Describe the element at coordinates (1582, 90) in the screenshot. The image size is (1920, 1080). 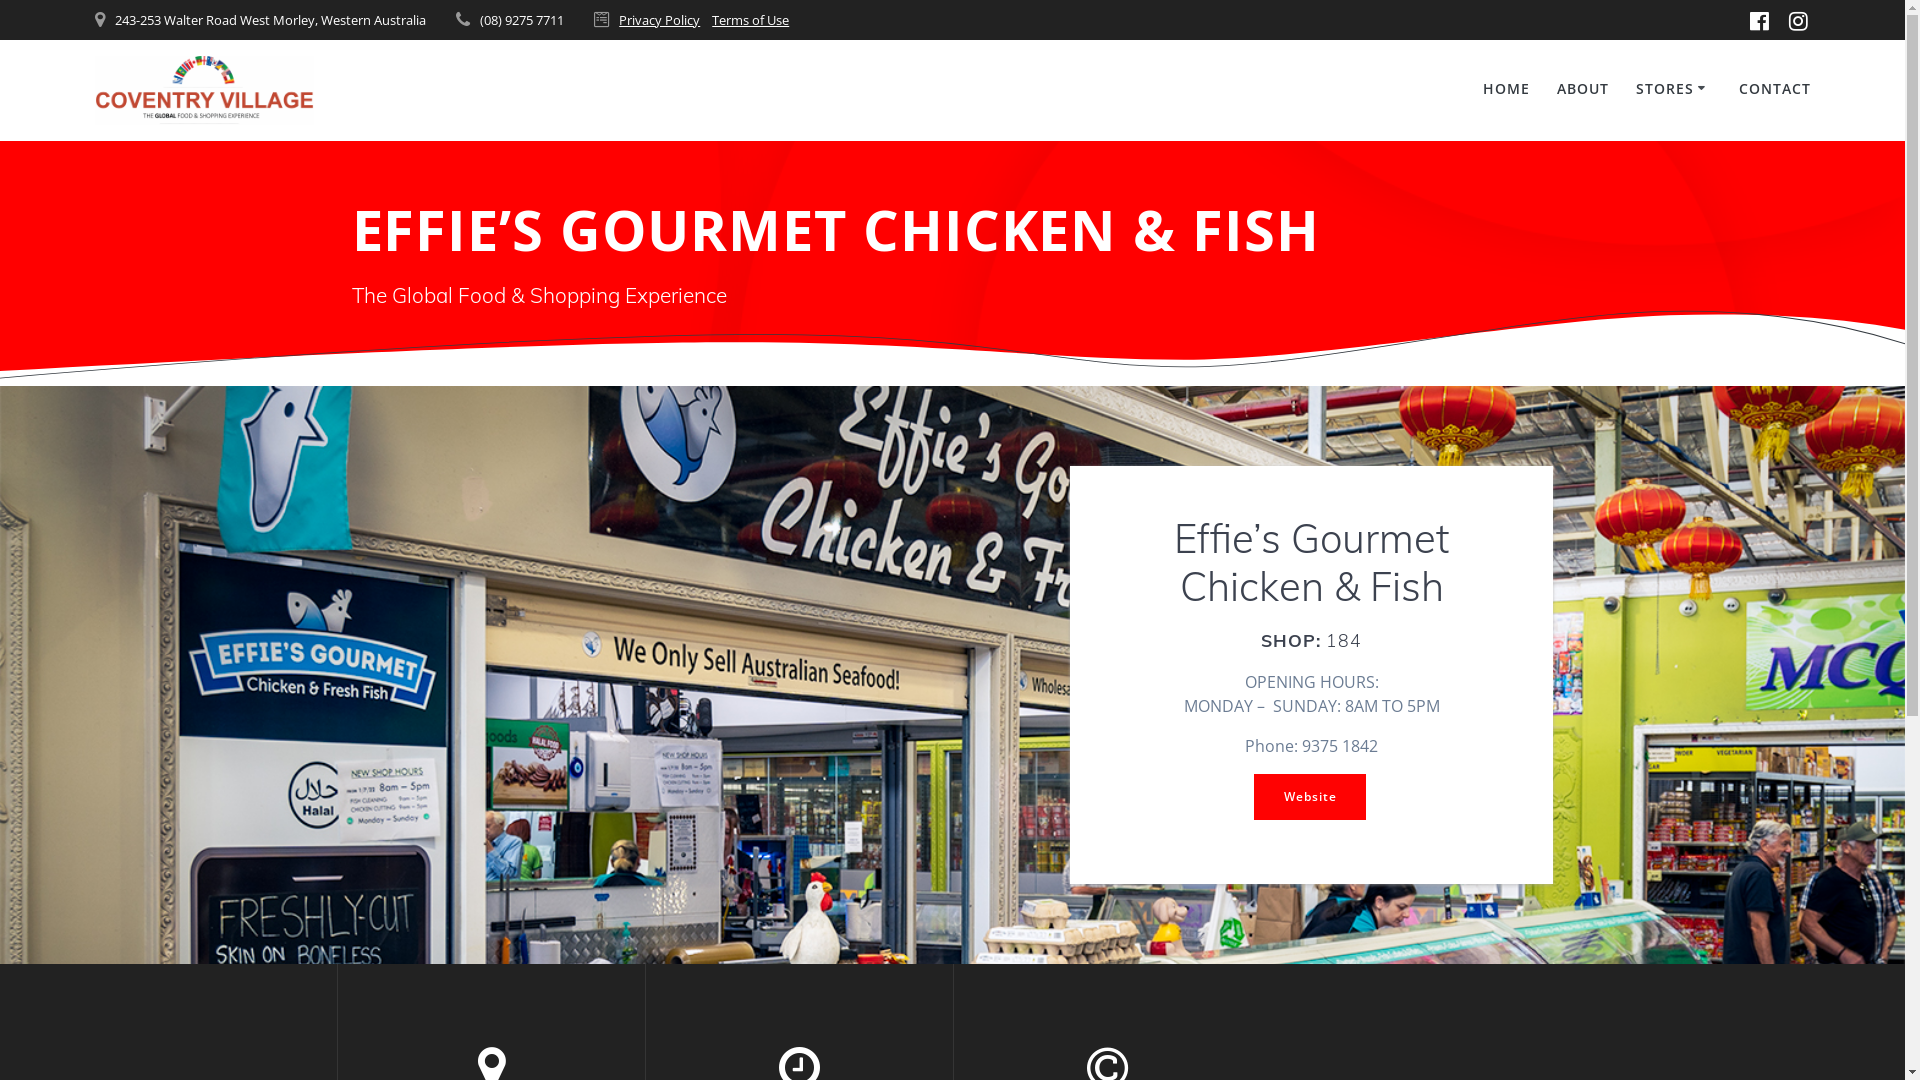
I see `'ABOUT'` at that location.